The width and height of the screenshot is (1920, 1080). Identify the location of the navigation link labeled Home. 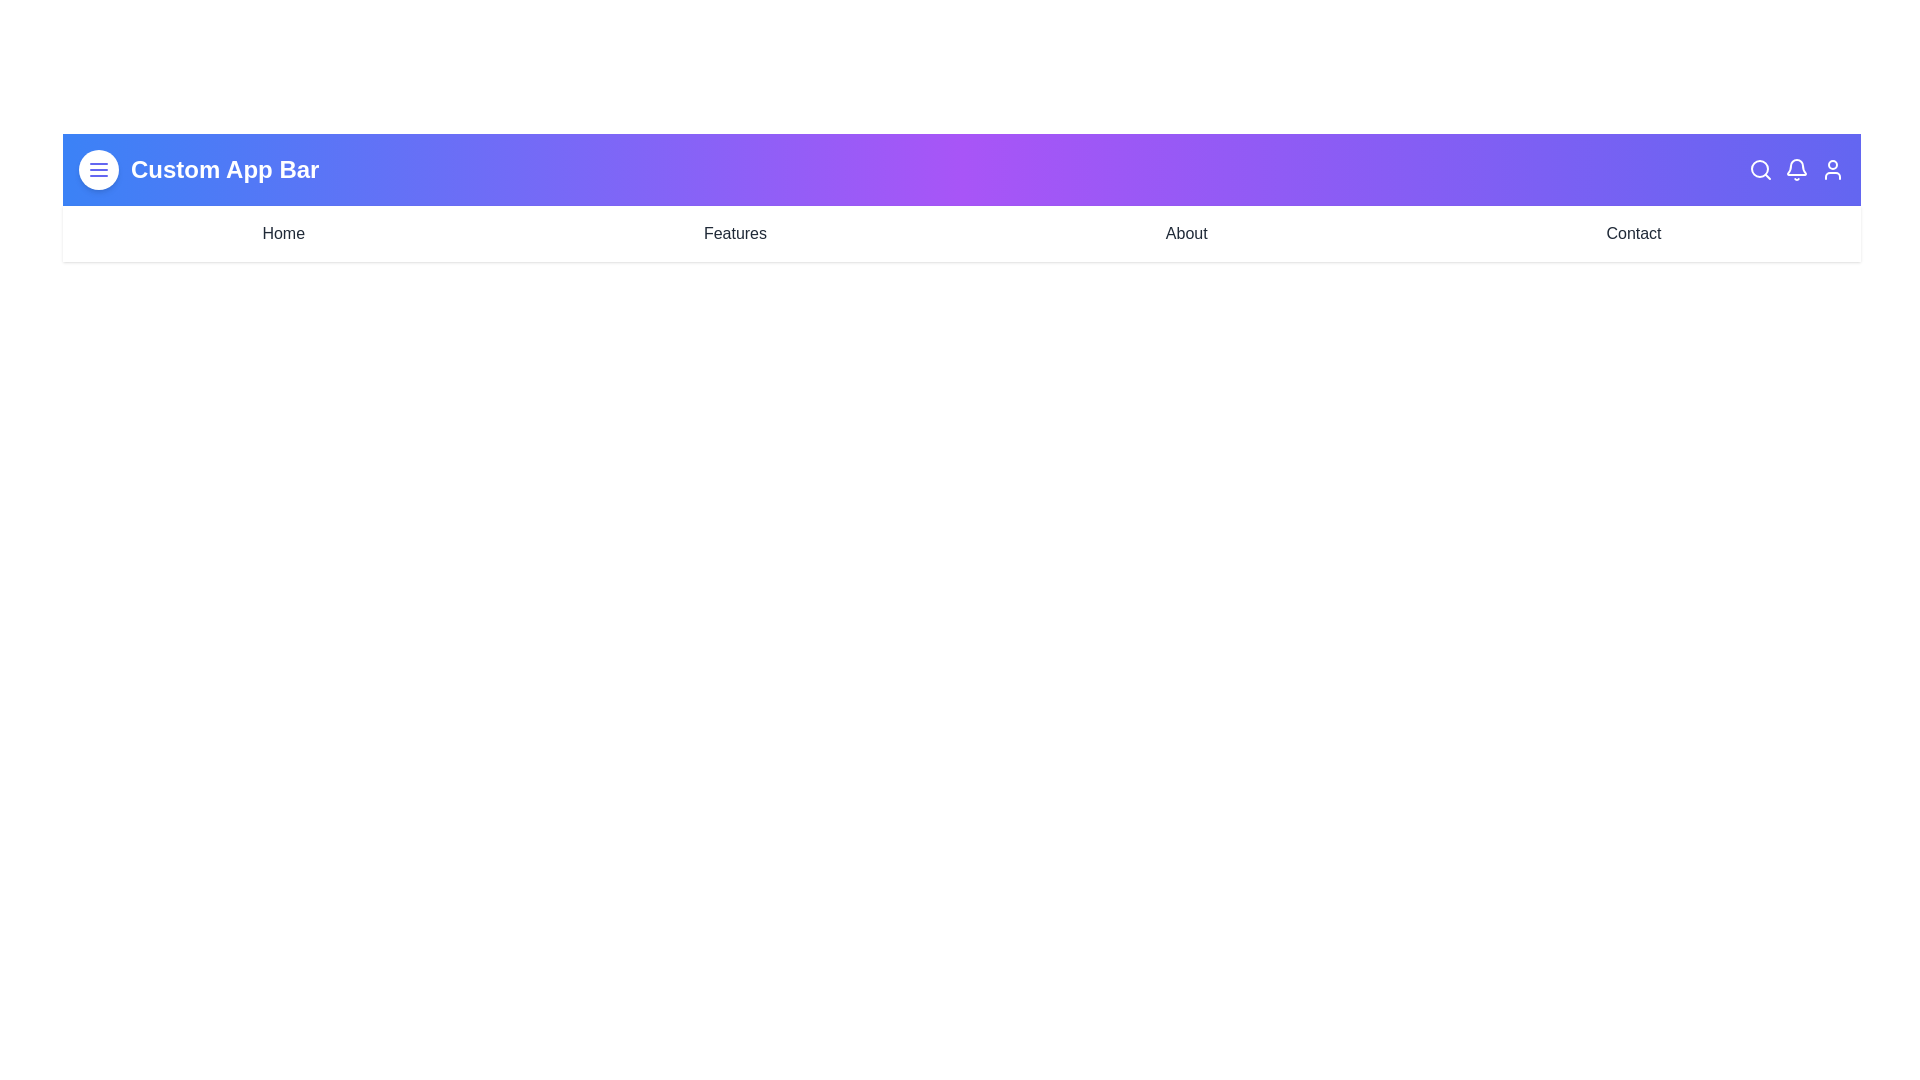
(282, 233).